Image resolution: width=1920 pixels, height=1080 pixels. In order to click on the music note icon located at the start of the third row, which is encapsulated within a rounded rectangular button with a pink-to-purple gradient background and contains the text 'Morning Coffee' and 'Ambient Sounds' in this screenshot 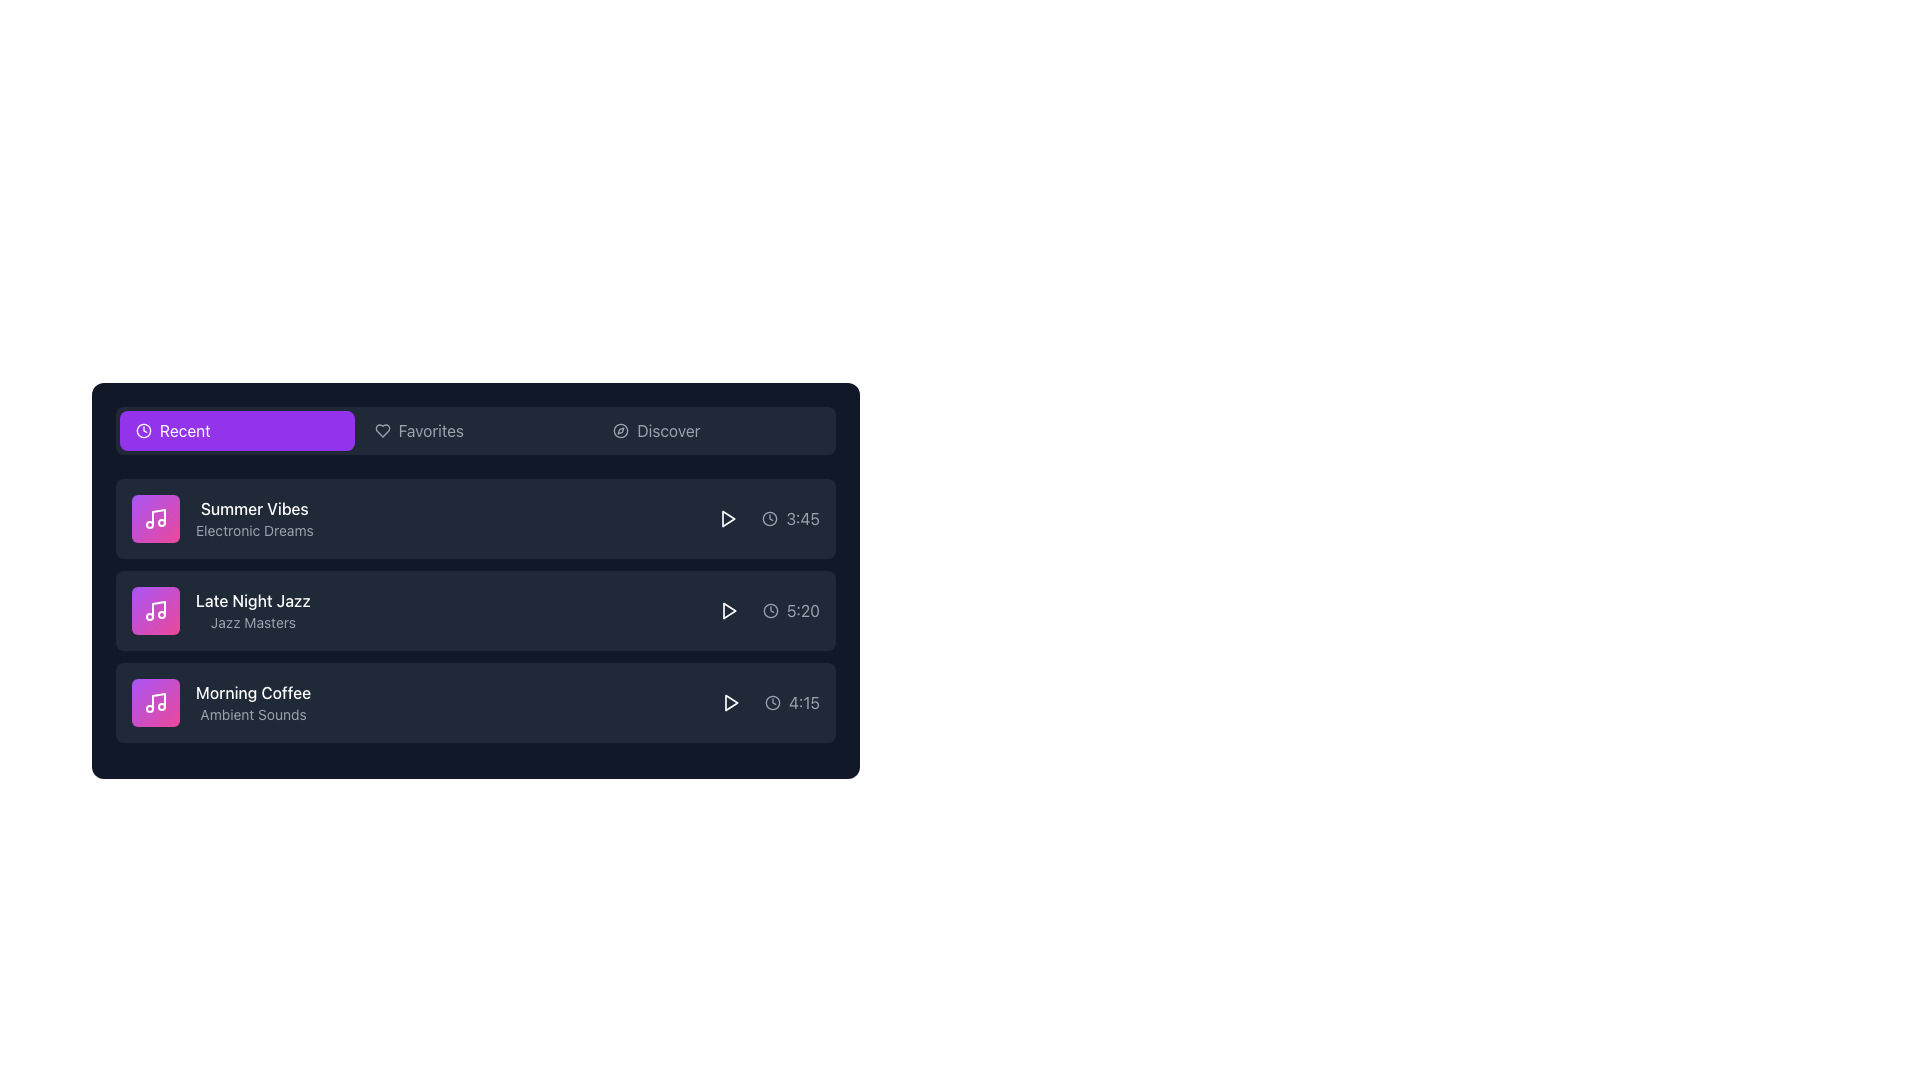, I will do `click(155, 701)`.